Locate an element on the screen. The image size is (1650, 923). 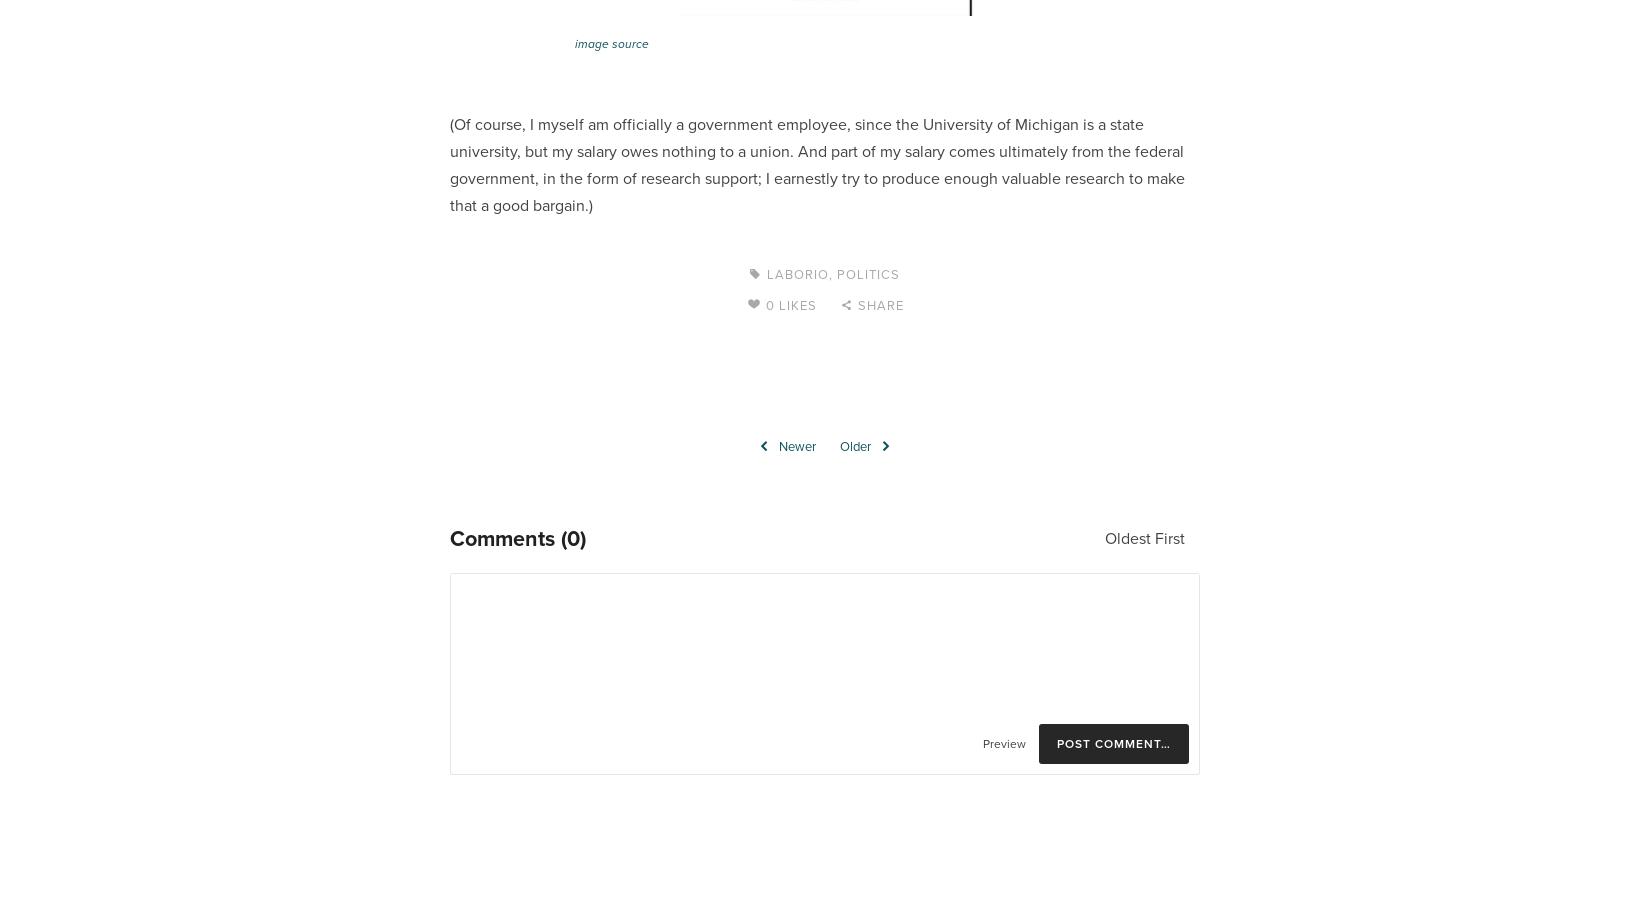
'laborio' is located at coordinates (795, 274).